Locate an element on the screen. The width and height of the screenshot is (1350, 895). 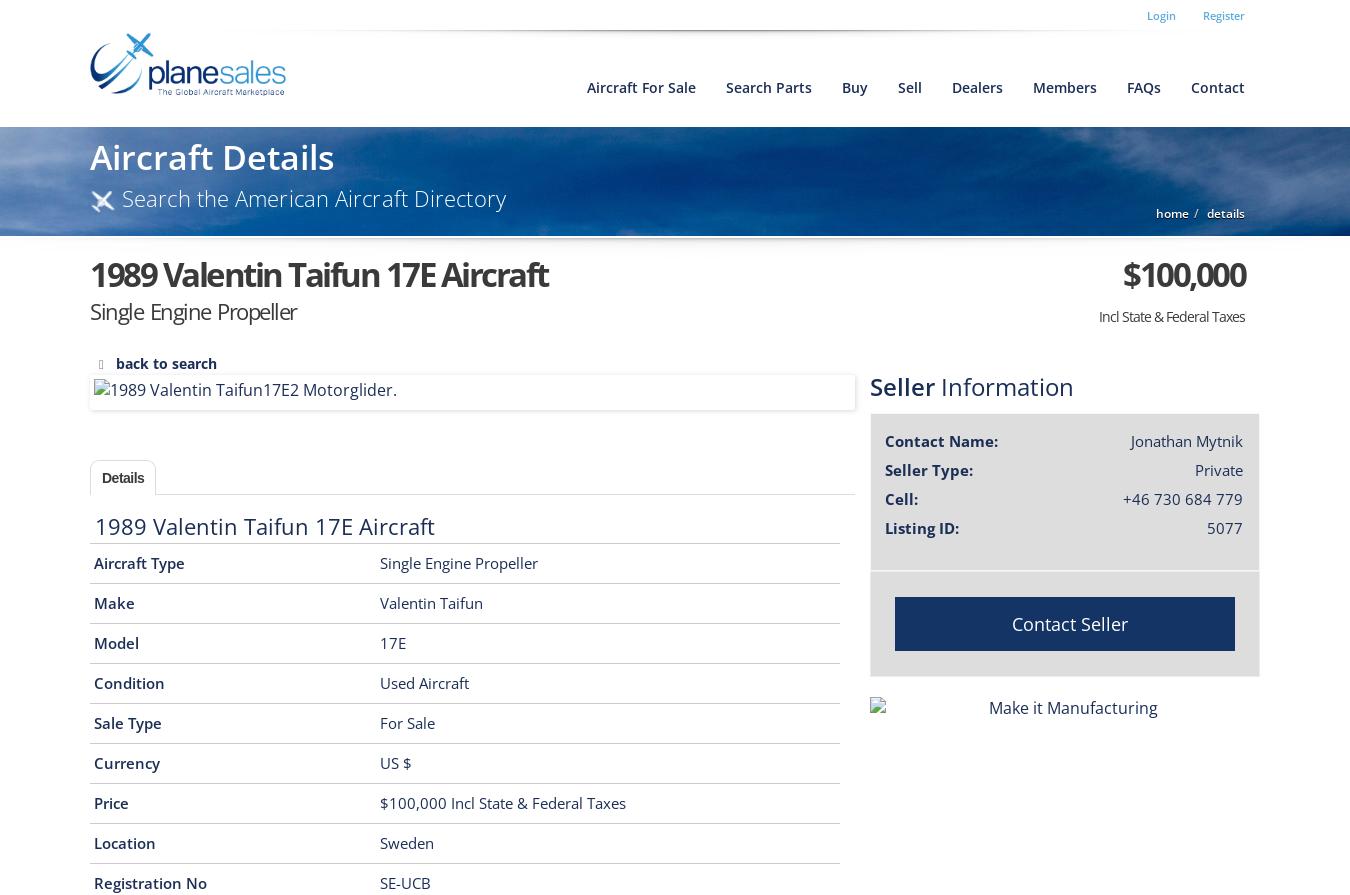
'back to search' is located at coordinates (166, 363).